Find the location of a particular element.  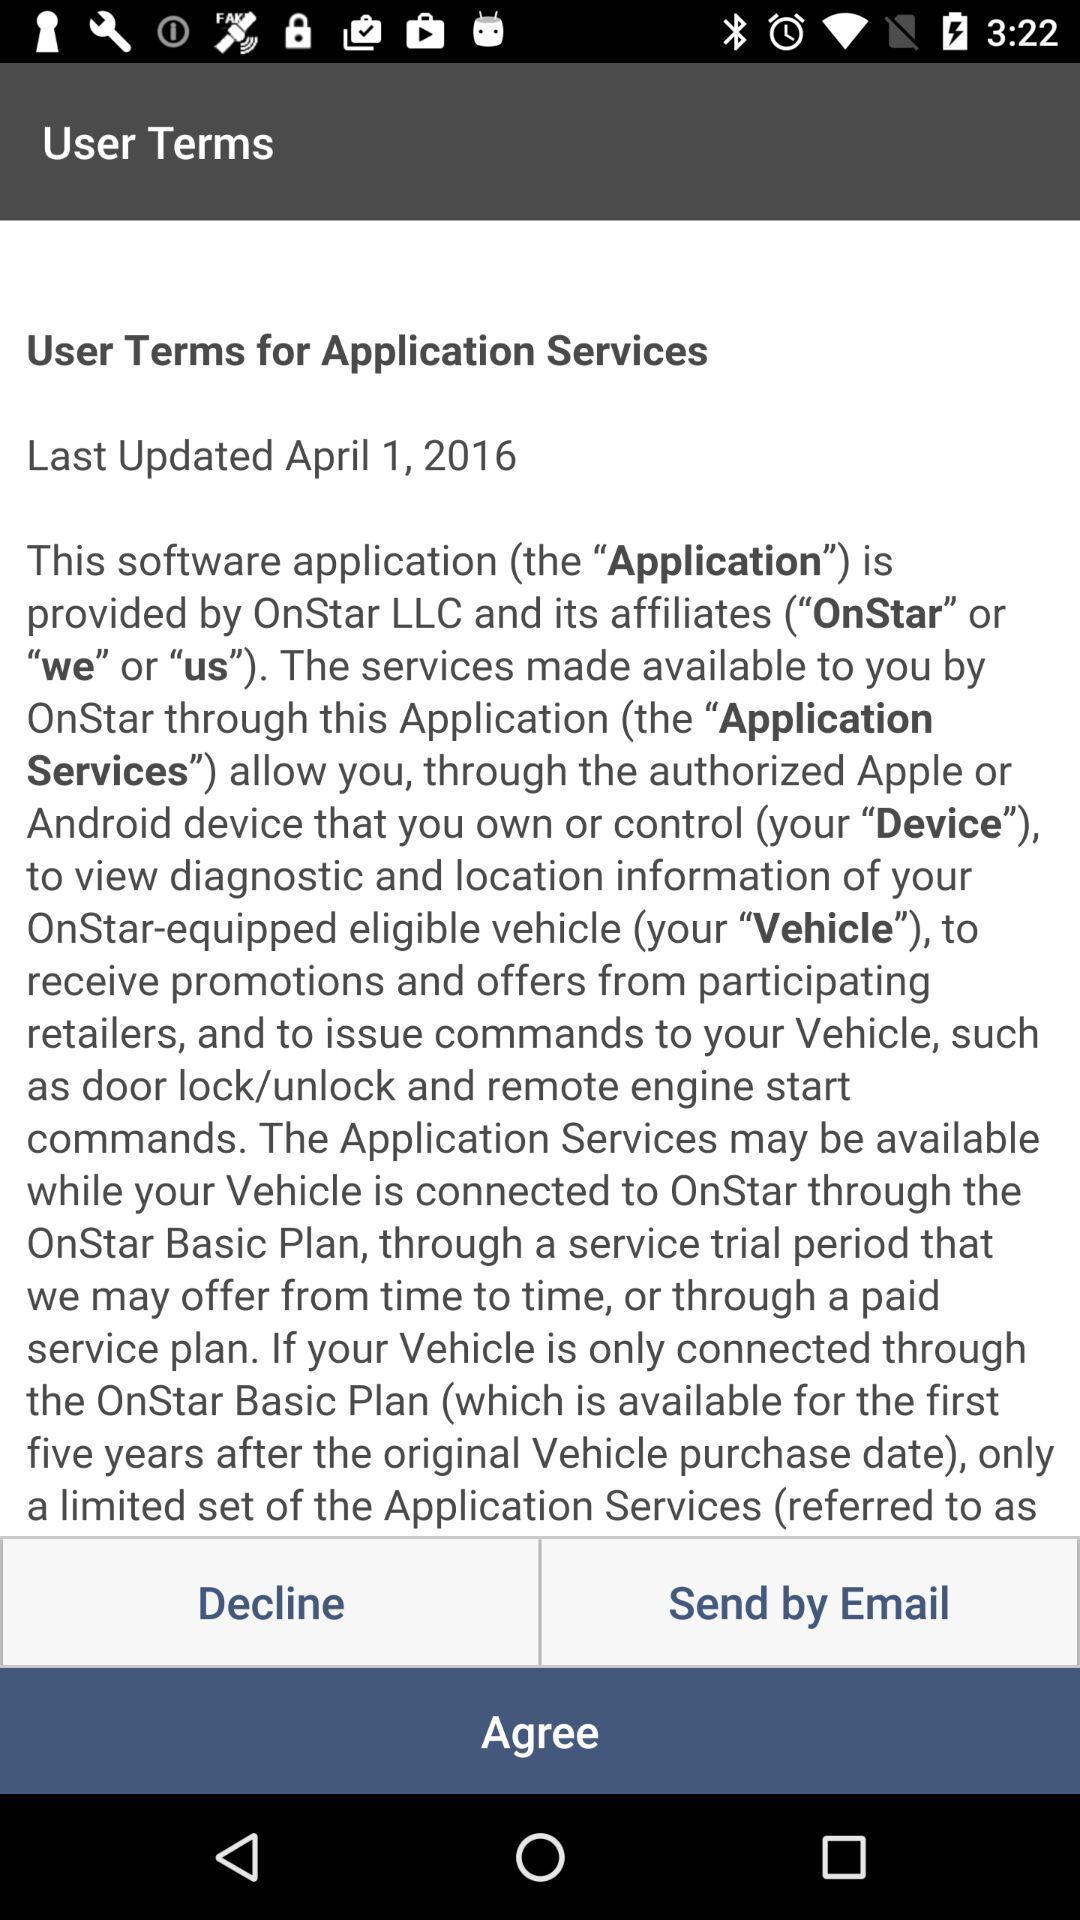

scroll through terms is located at coordinates (540, 878).